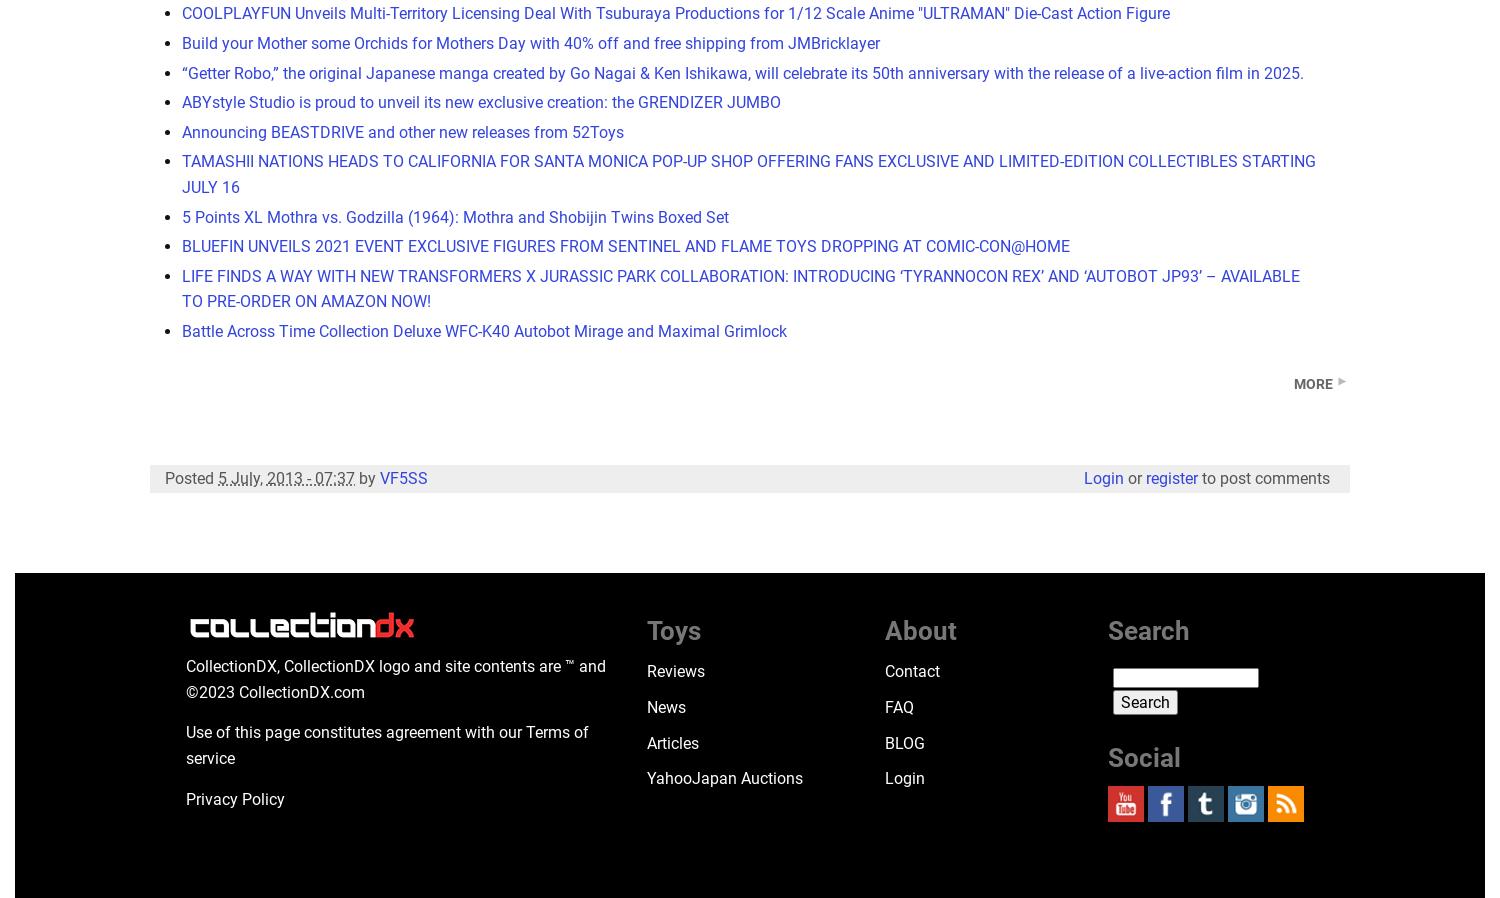 The height and width of the screenshot is (898, 1500). Describe the element at coordinates (646, 670) in the screenshot. I see `'Reviews'` at that location.